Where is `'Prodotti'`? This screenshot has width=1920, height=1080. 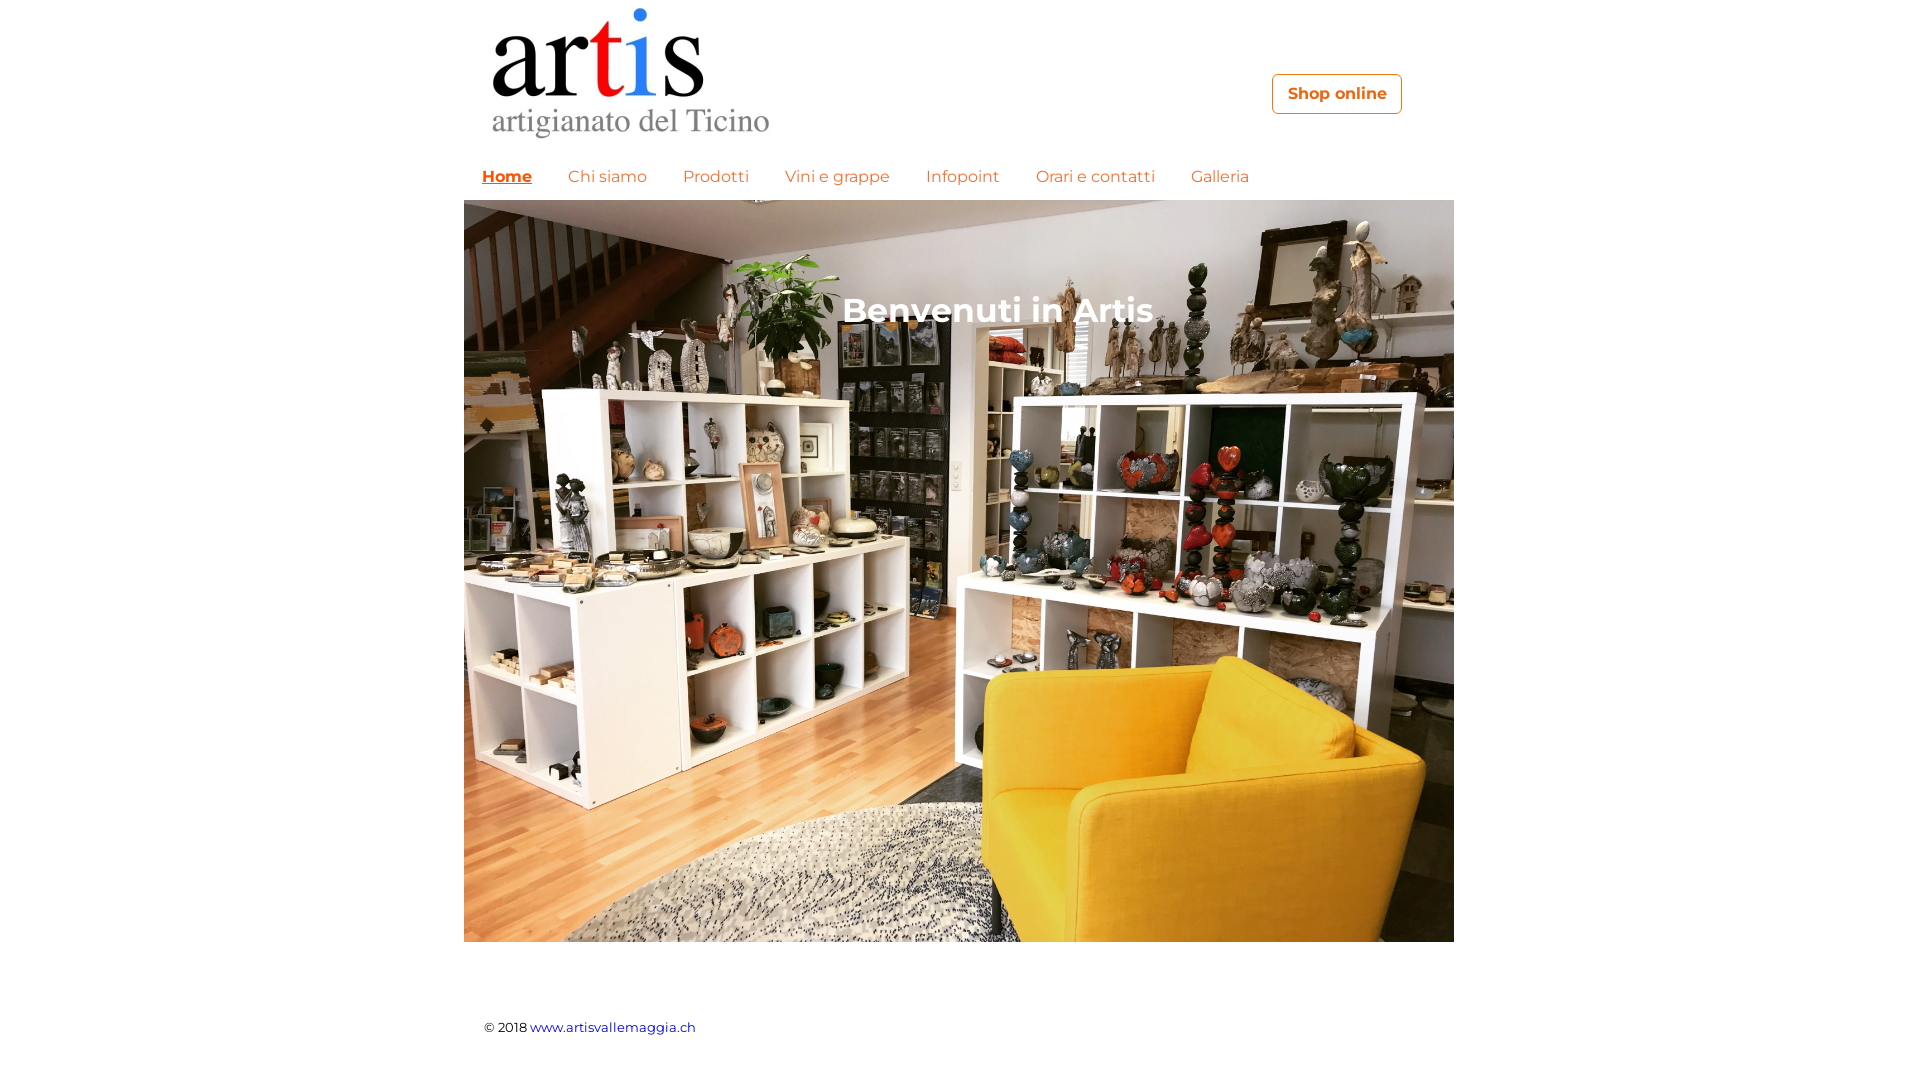 'Prodotti' is located at coordinates (715, 176).